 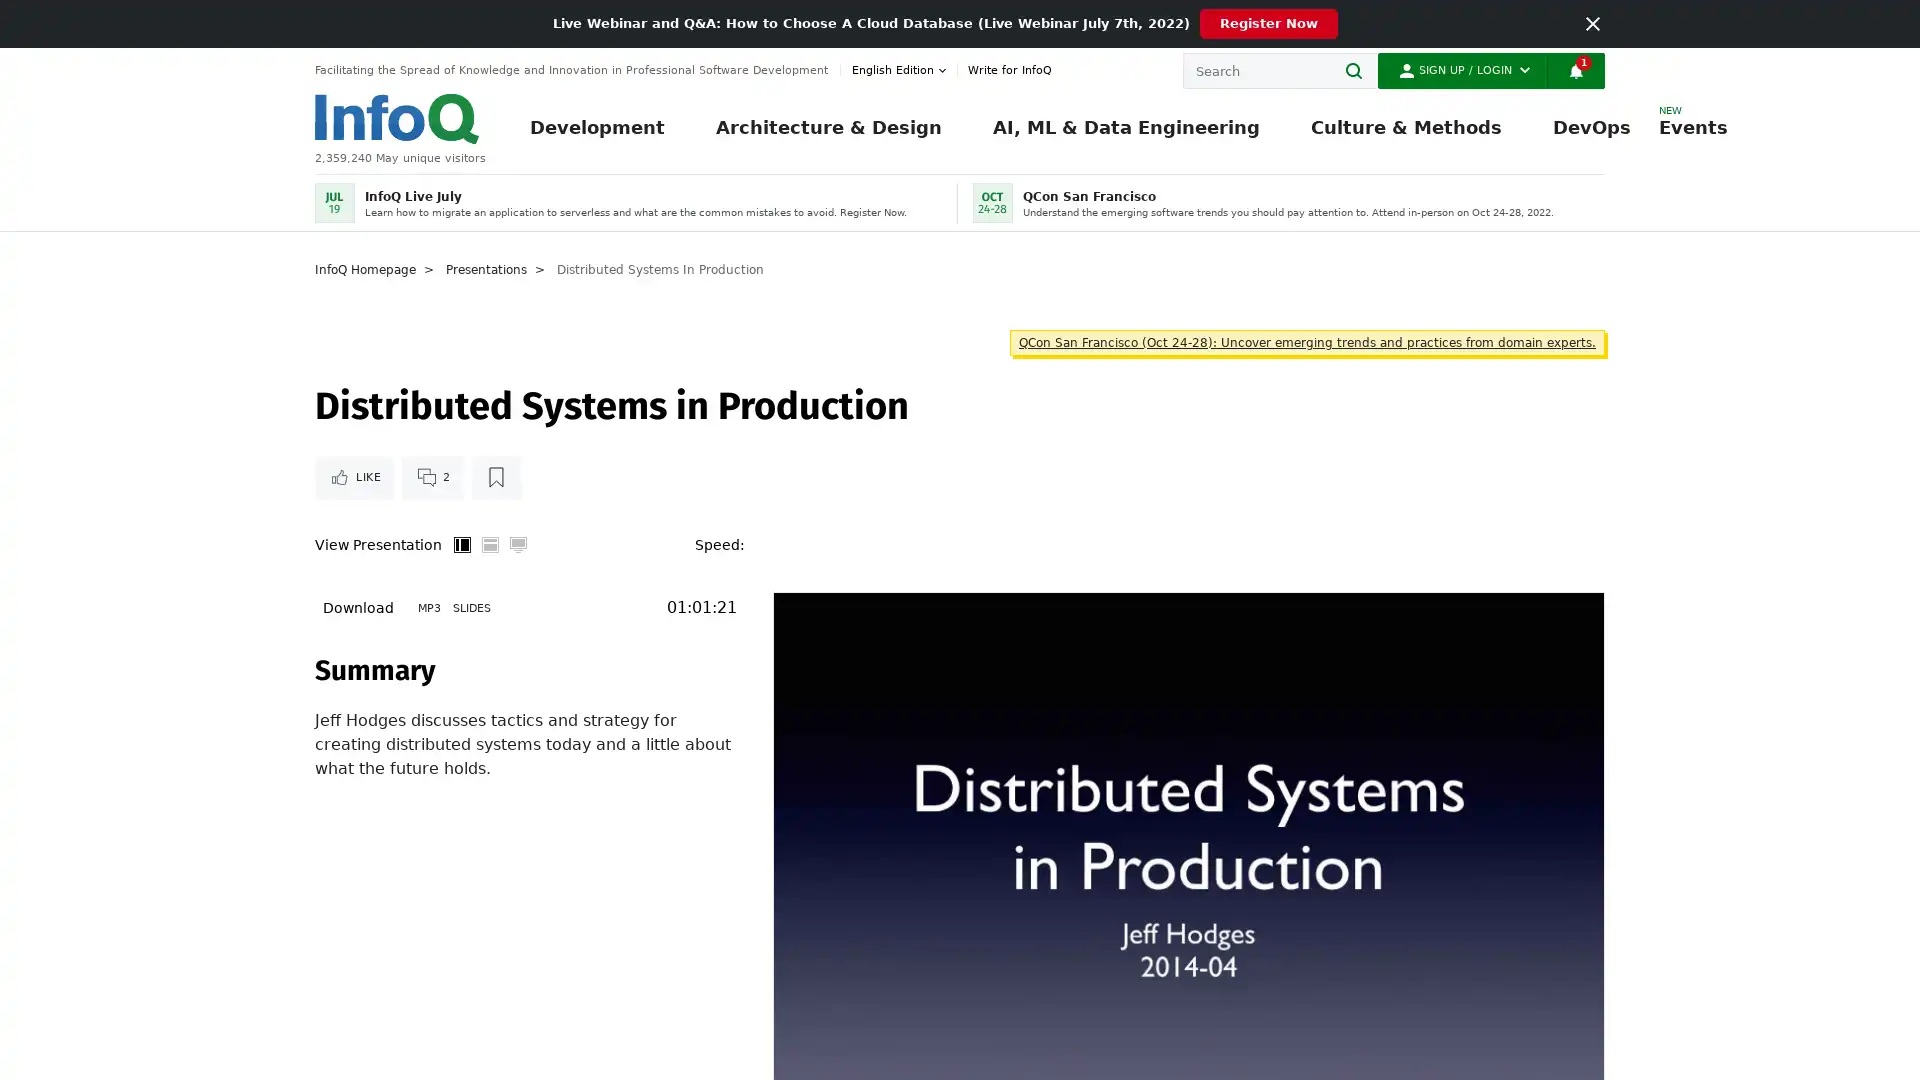 I want to click on Vertical, so click(x=460, y=556).